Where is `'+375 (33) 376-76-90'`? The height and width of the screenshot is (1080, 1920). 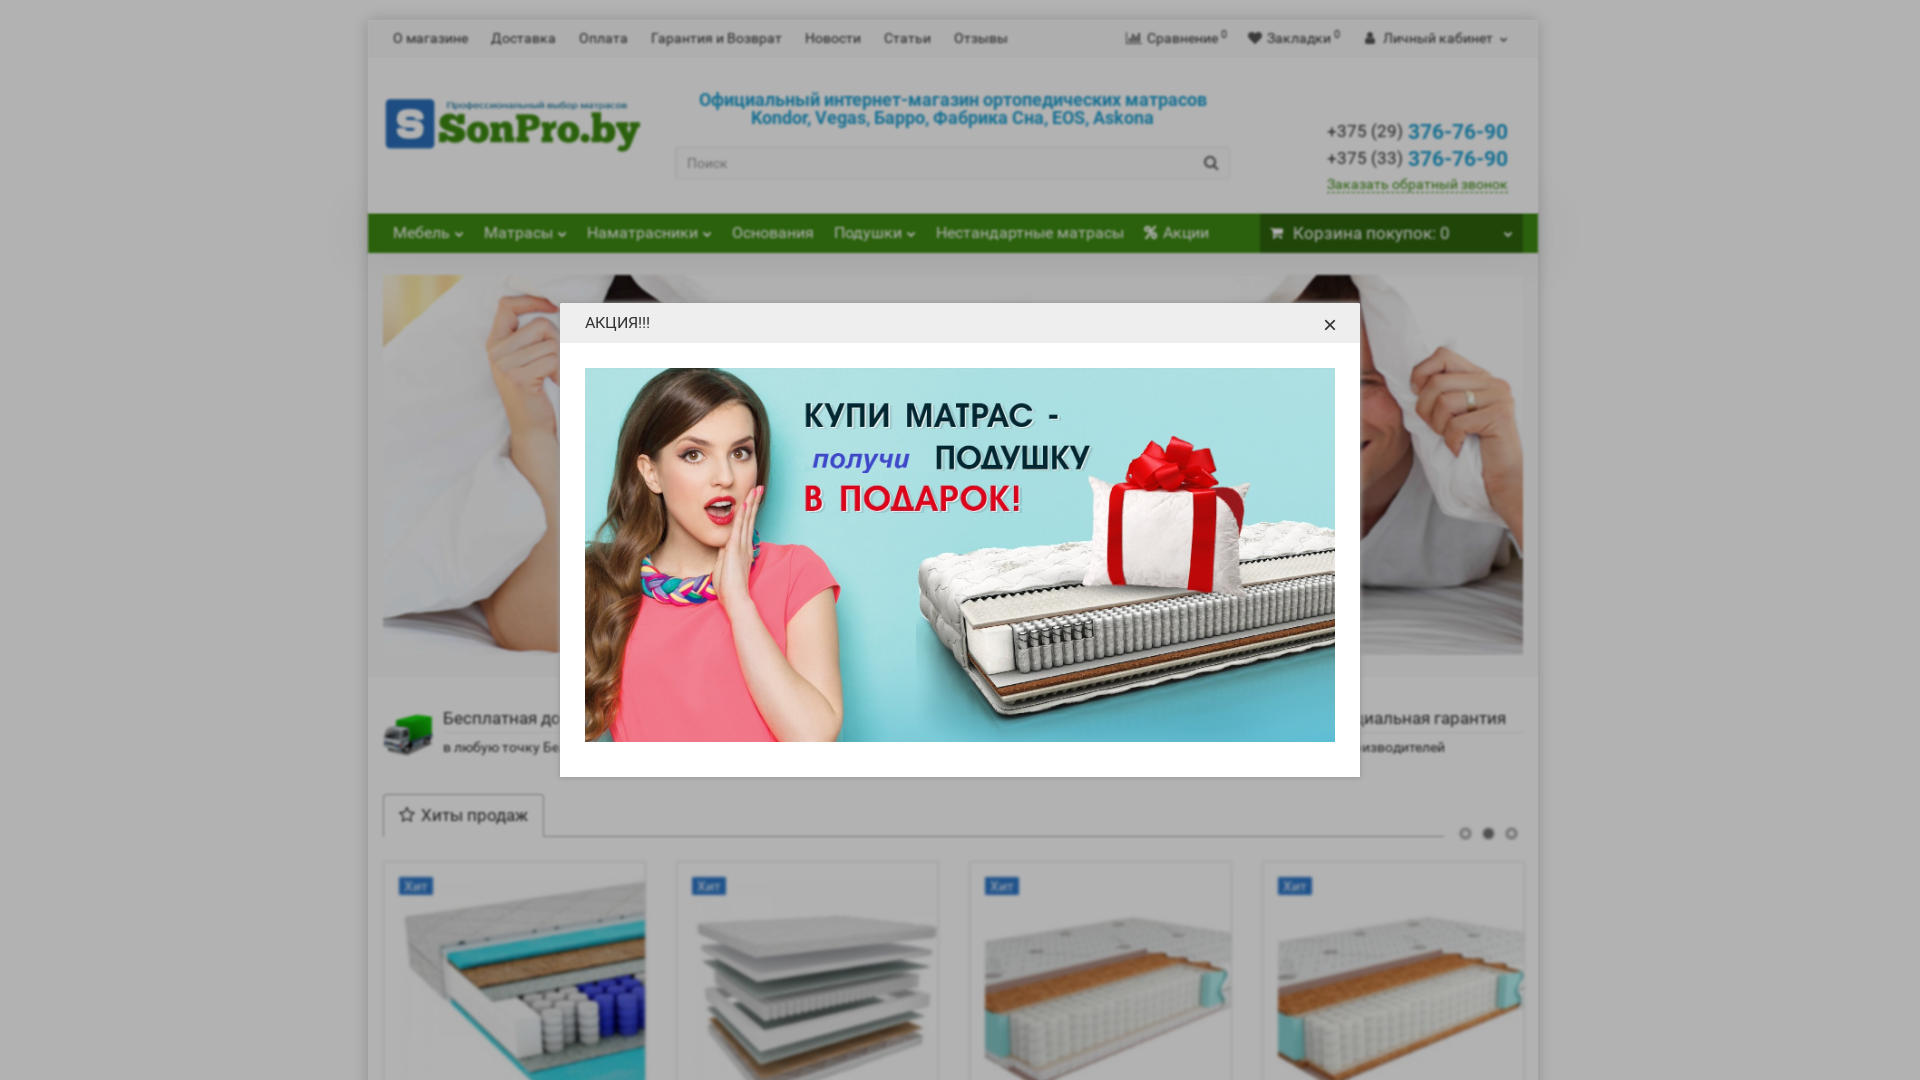
'+375 (33) 376-76-90' is located at coordinates (1415, 157).